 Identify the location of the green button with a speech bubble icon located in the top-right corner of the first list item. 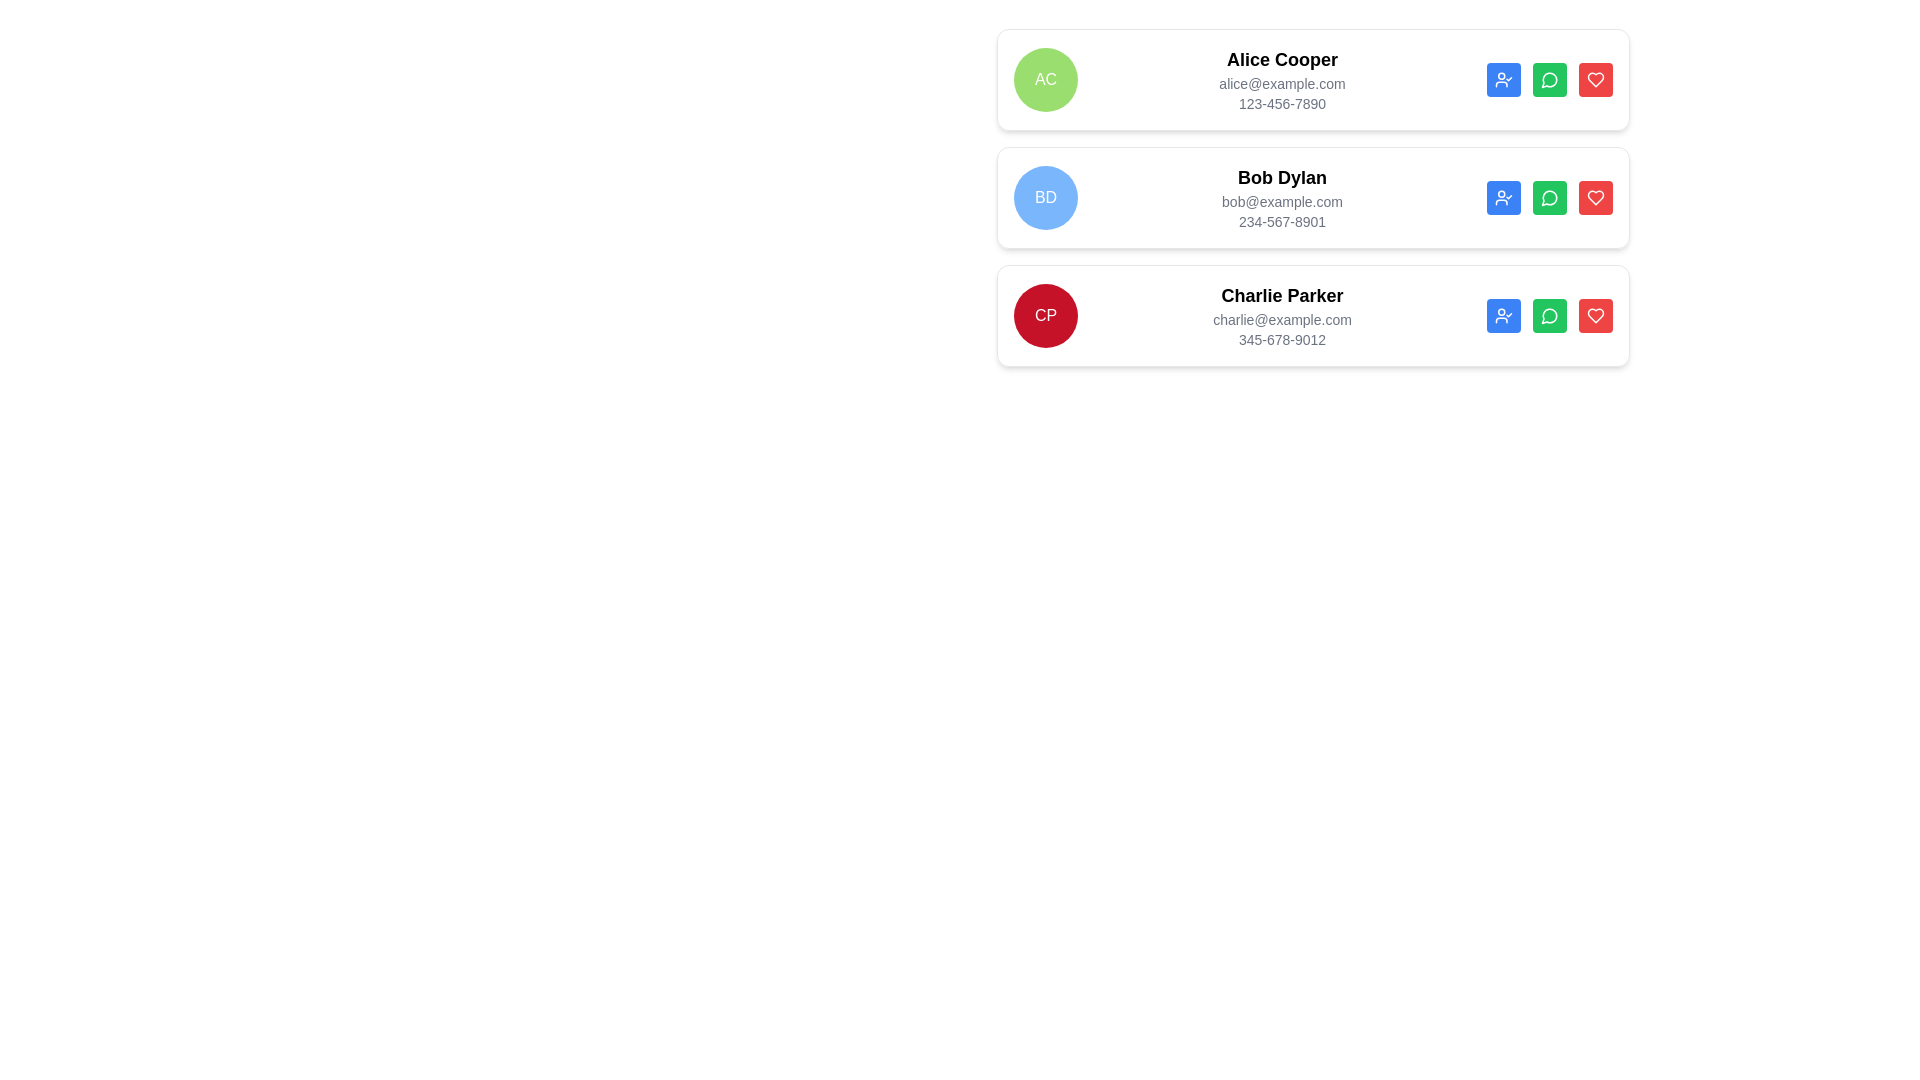
(1549, 79).